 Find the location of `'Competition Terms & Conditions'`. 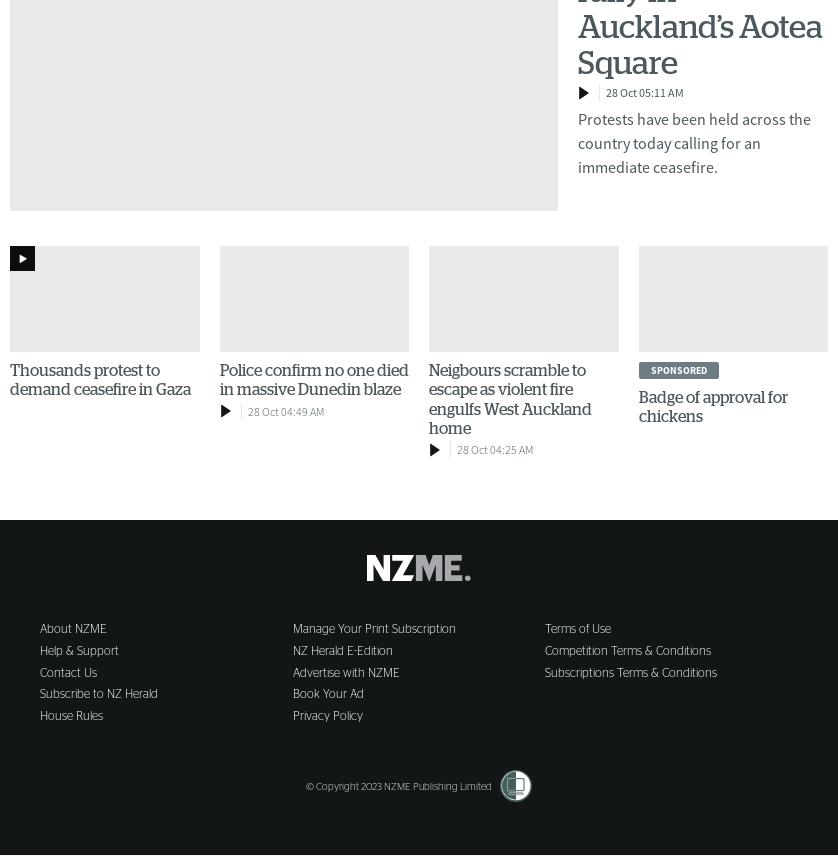

'Competition Terms & Conditions' is located at coordinates (627, 649).